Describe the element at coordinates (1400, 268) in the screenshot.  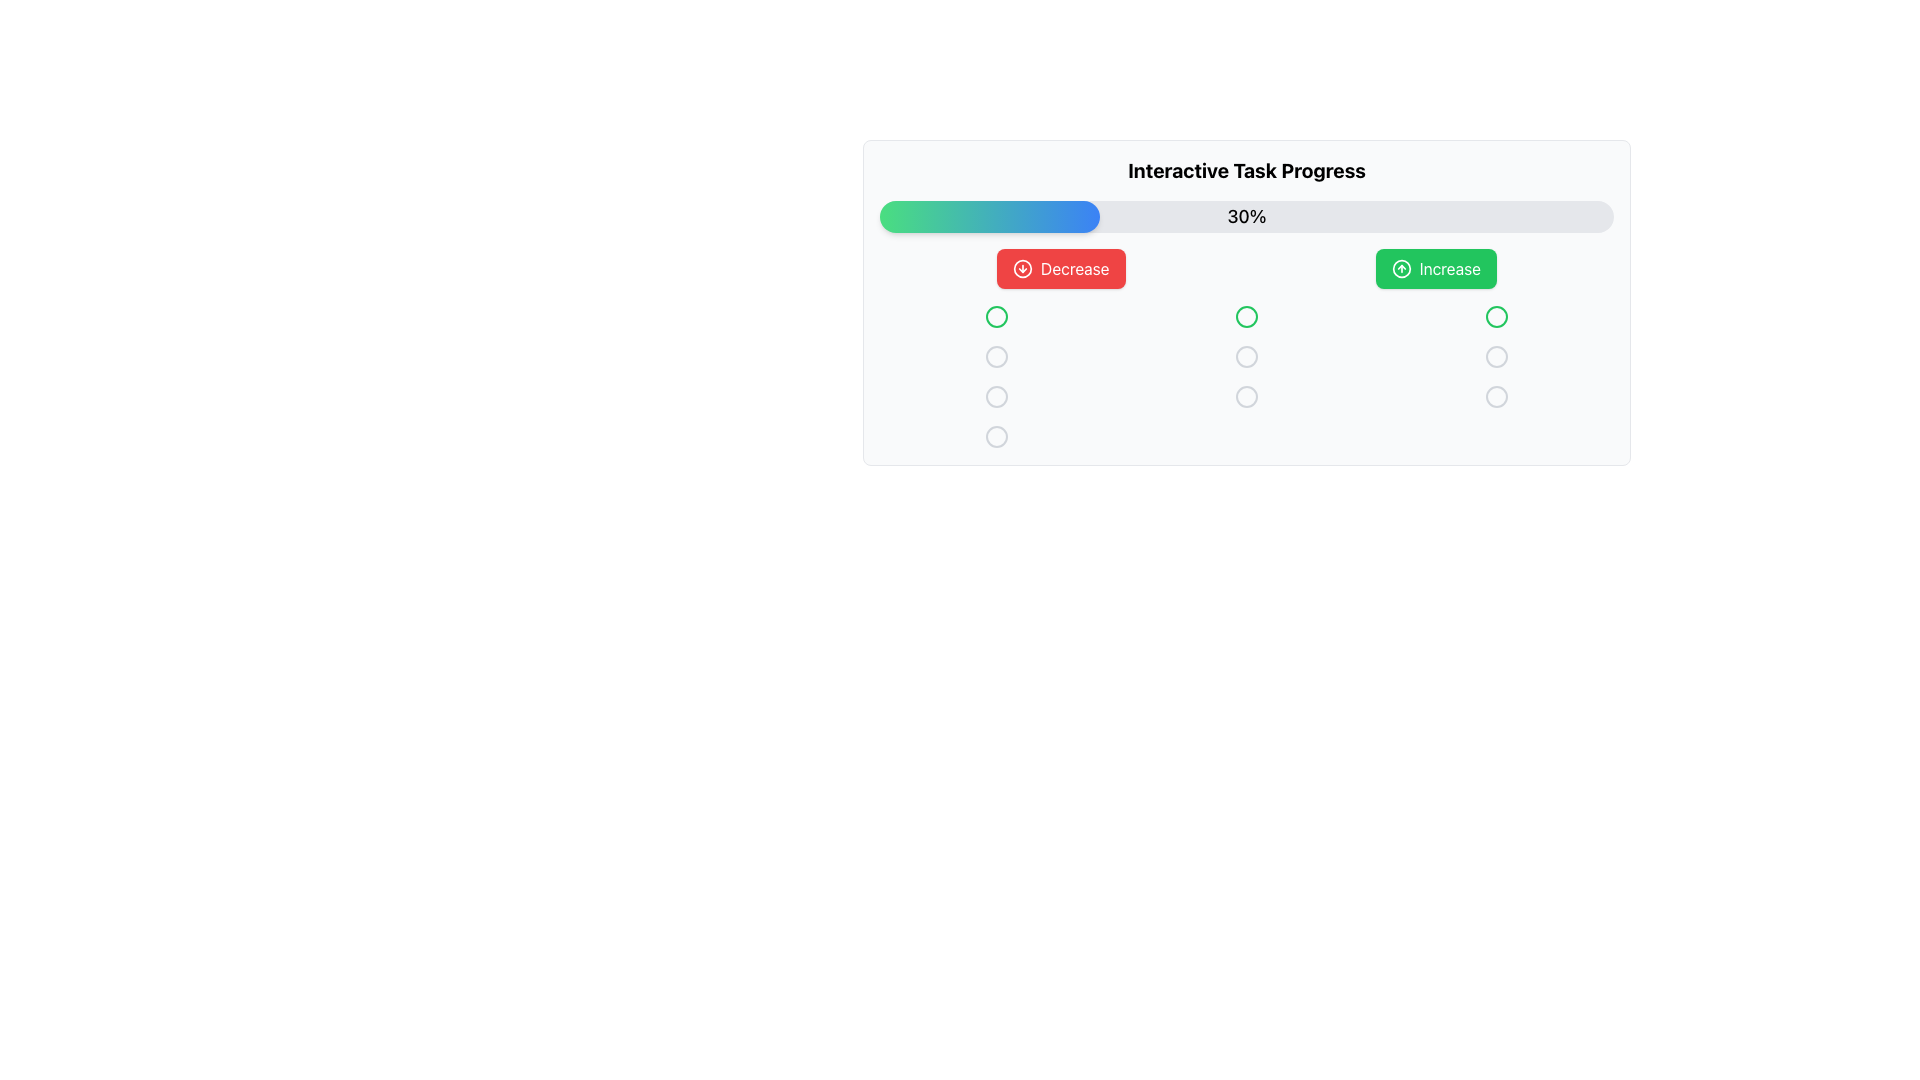
I see `the SVG Circle Element representing the 'Increase' button, which is visually linked to the arrow-circle-up icon and located under the 'Interactive Task Progress' heading` at that location.